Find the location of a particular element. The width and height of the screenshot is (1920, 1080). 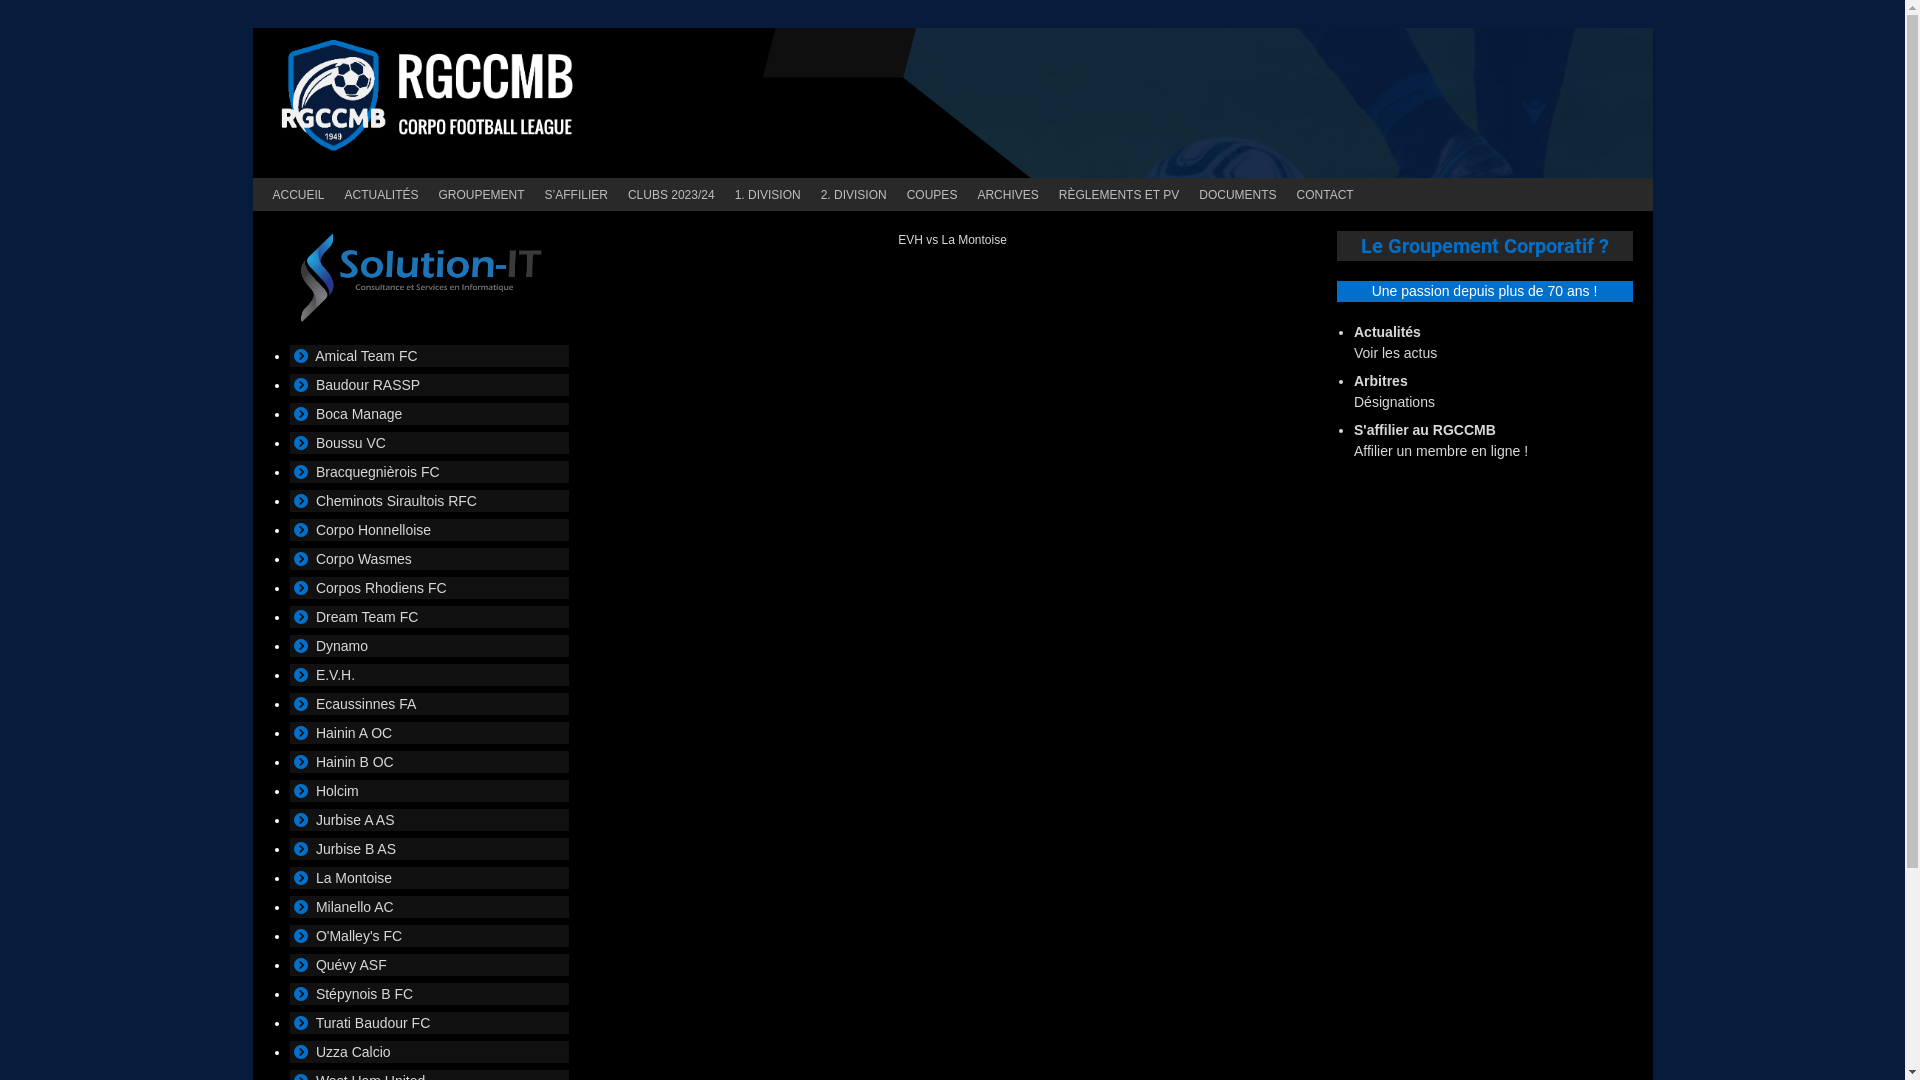

'Turati Baudour FC' is located at coordinates (315, 1022).